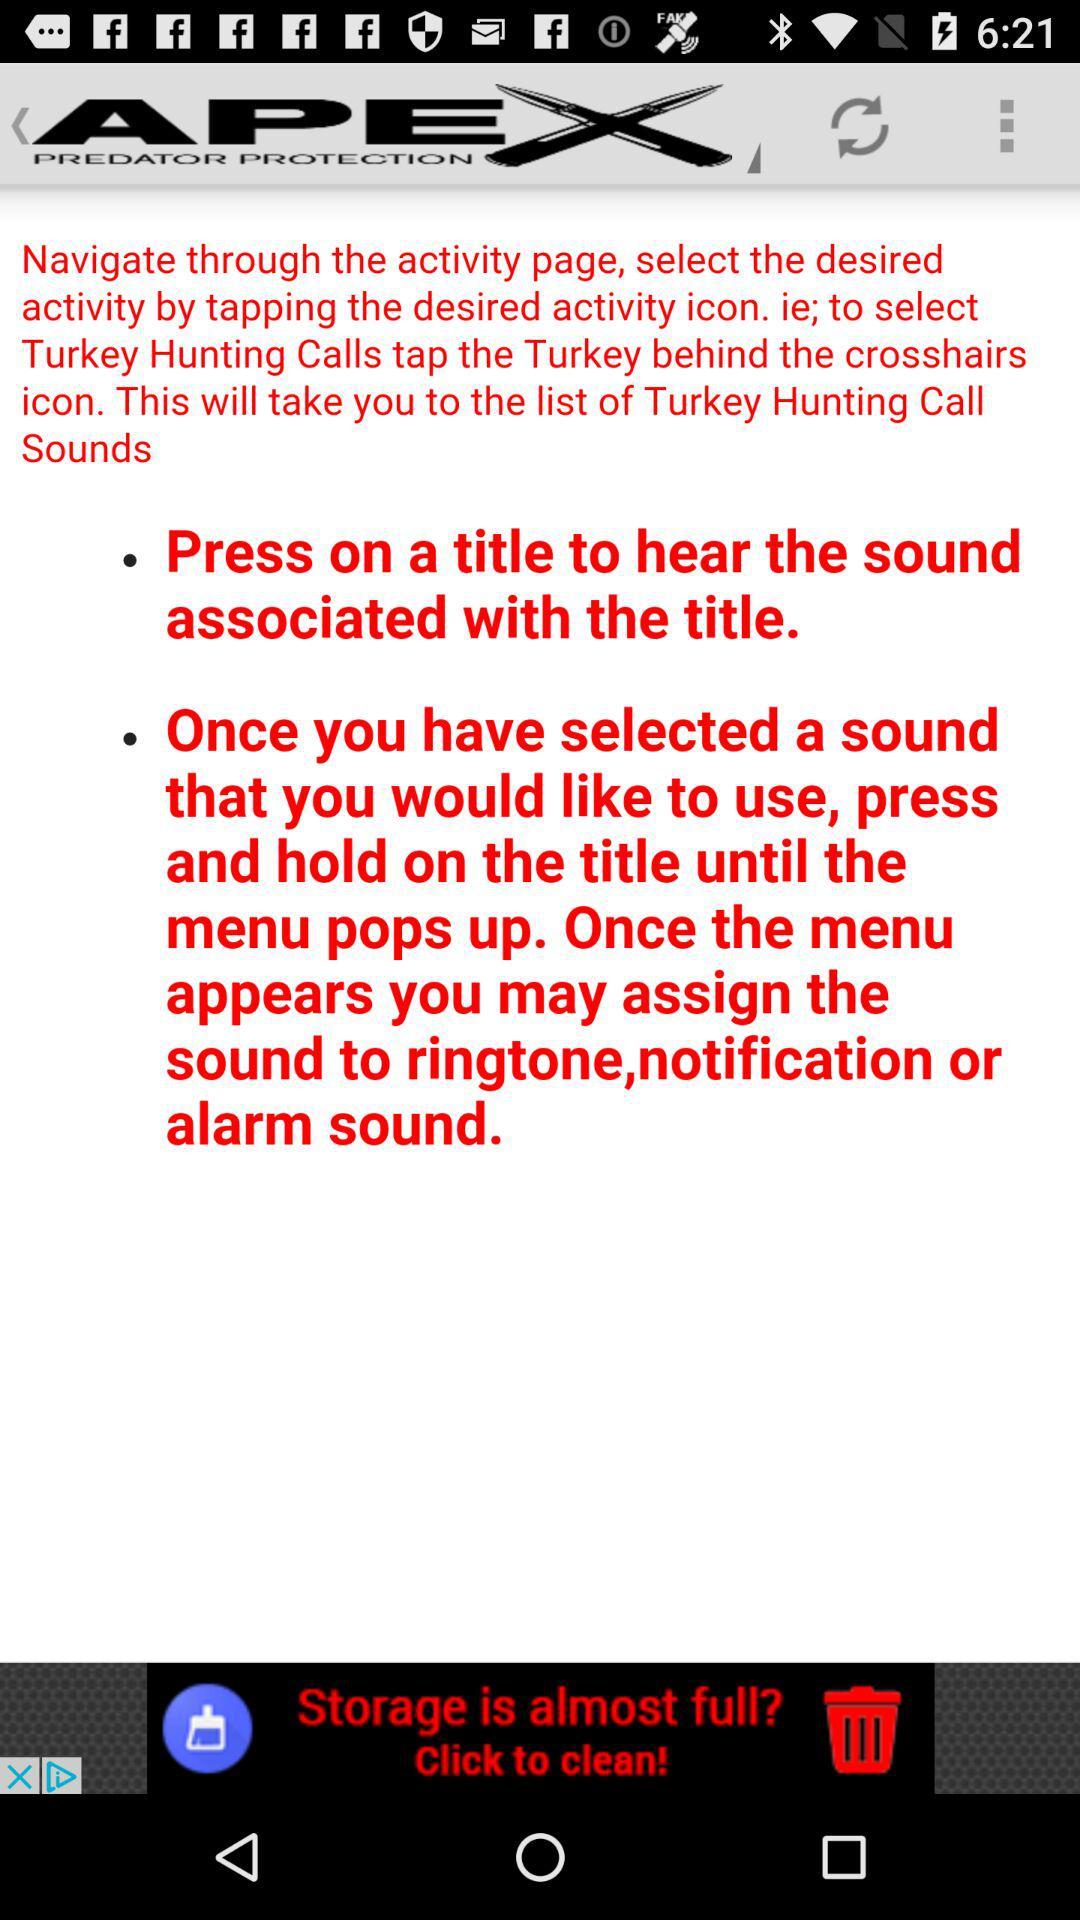 Image resolution: width=1080 pixels, height=1920 pixels. Describe the element at coordinates (540, 1727) in the screenshot. I see `advertisement bar` at that location.